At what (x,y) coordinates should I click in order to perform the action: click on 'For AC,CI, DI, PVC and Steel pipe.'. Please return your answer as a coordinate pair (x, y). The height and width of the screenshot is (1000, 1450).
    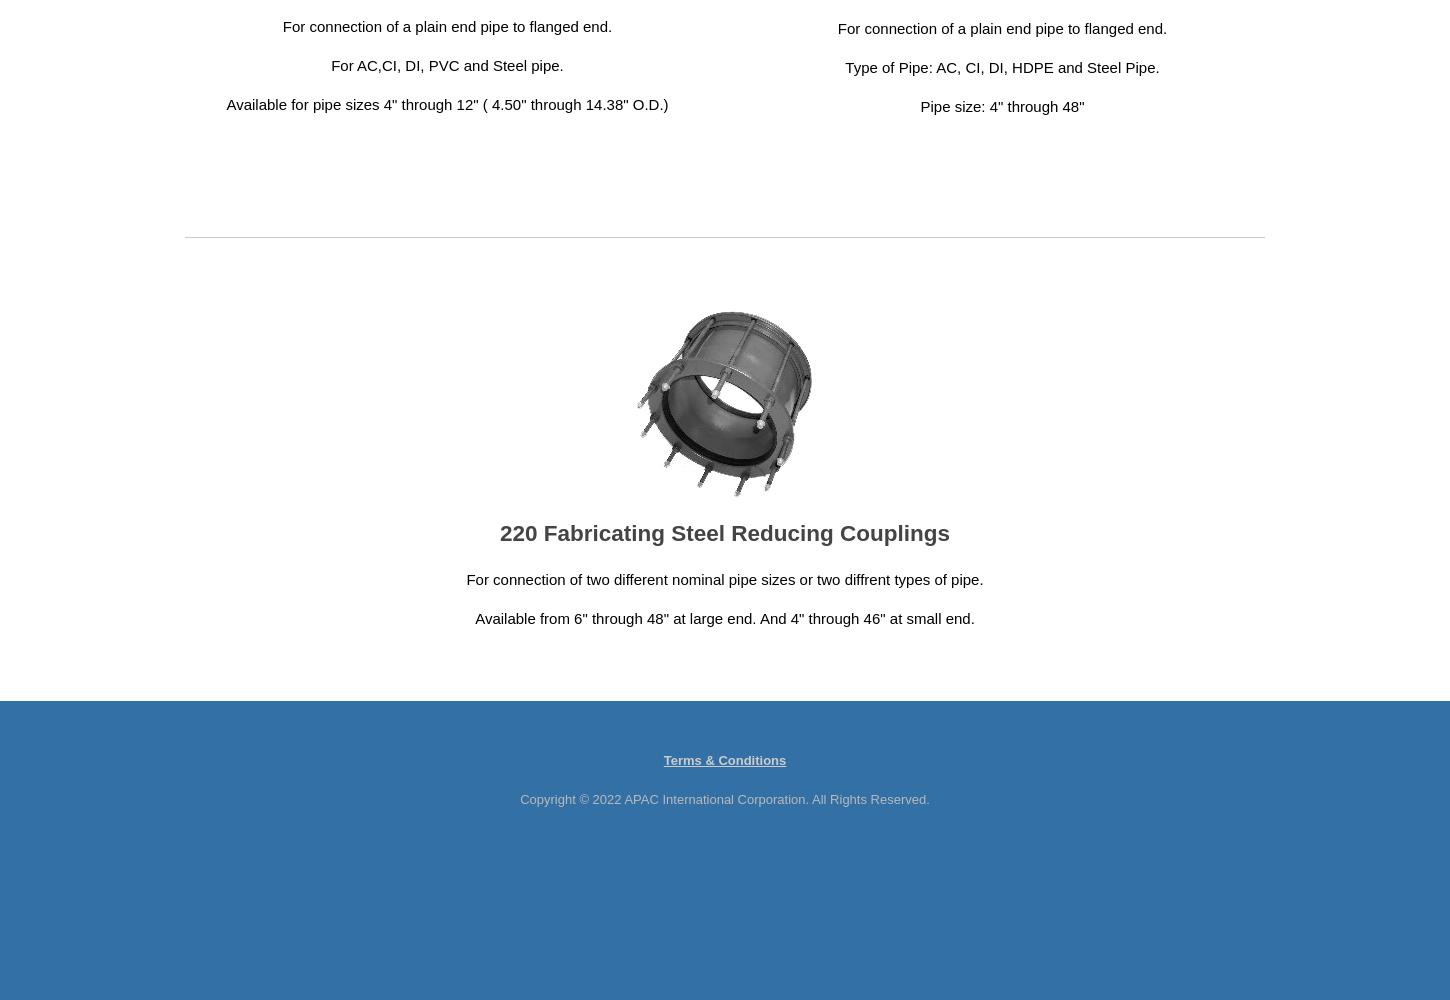
    Looking at the image, I should click on (446, 63).